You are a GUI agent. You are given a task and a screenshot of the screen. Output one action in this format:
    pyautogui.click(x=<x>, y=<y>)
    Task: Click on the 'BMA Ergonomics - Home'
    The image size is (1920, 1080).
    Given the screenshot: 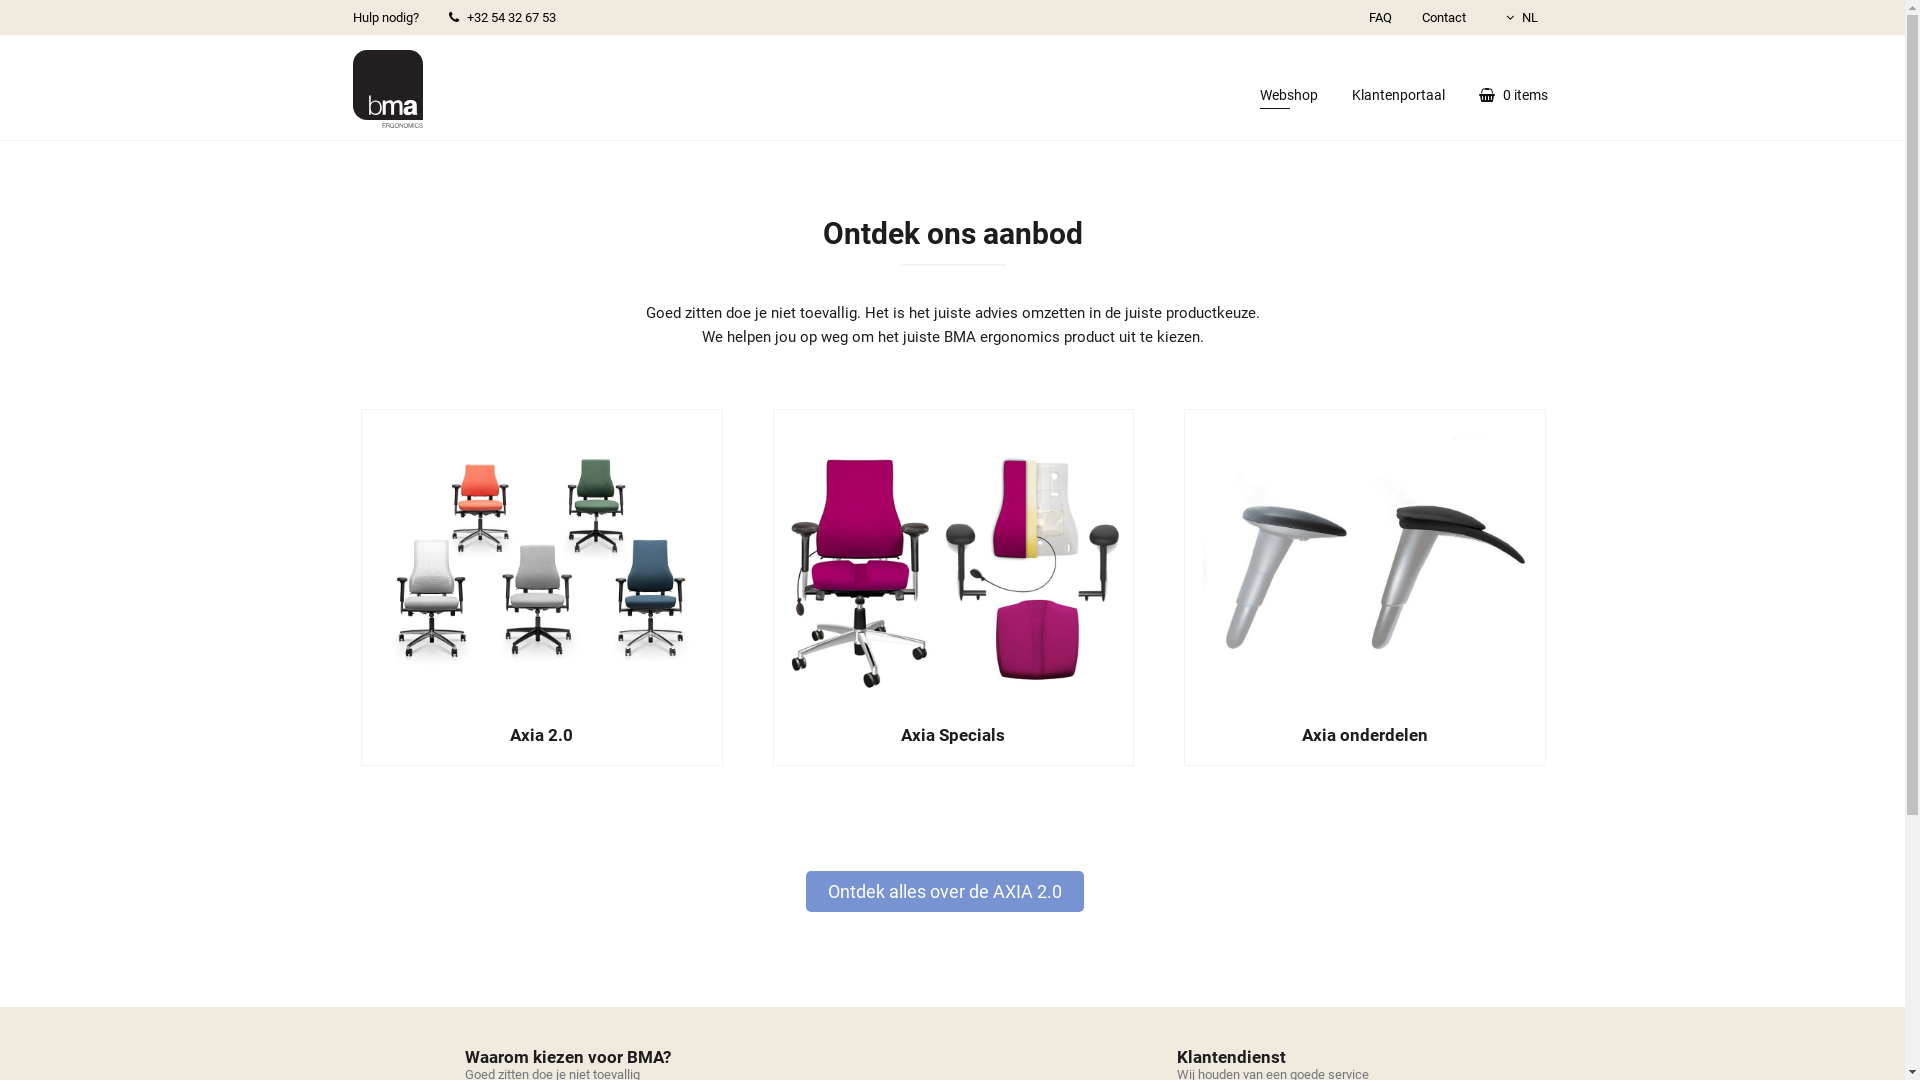 What is the action you would take?
    pyautogui.click(x=387, y=87)
    